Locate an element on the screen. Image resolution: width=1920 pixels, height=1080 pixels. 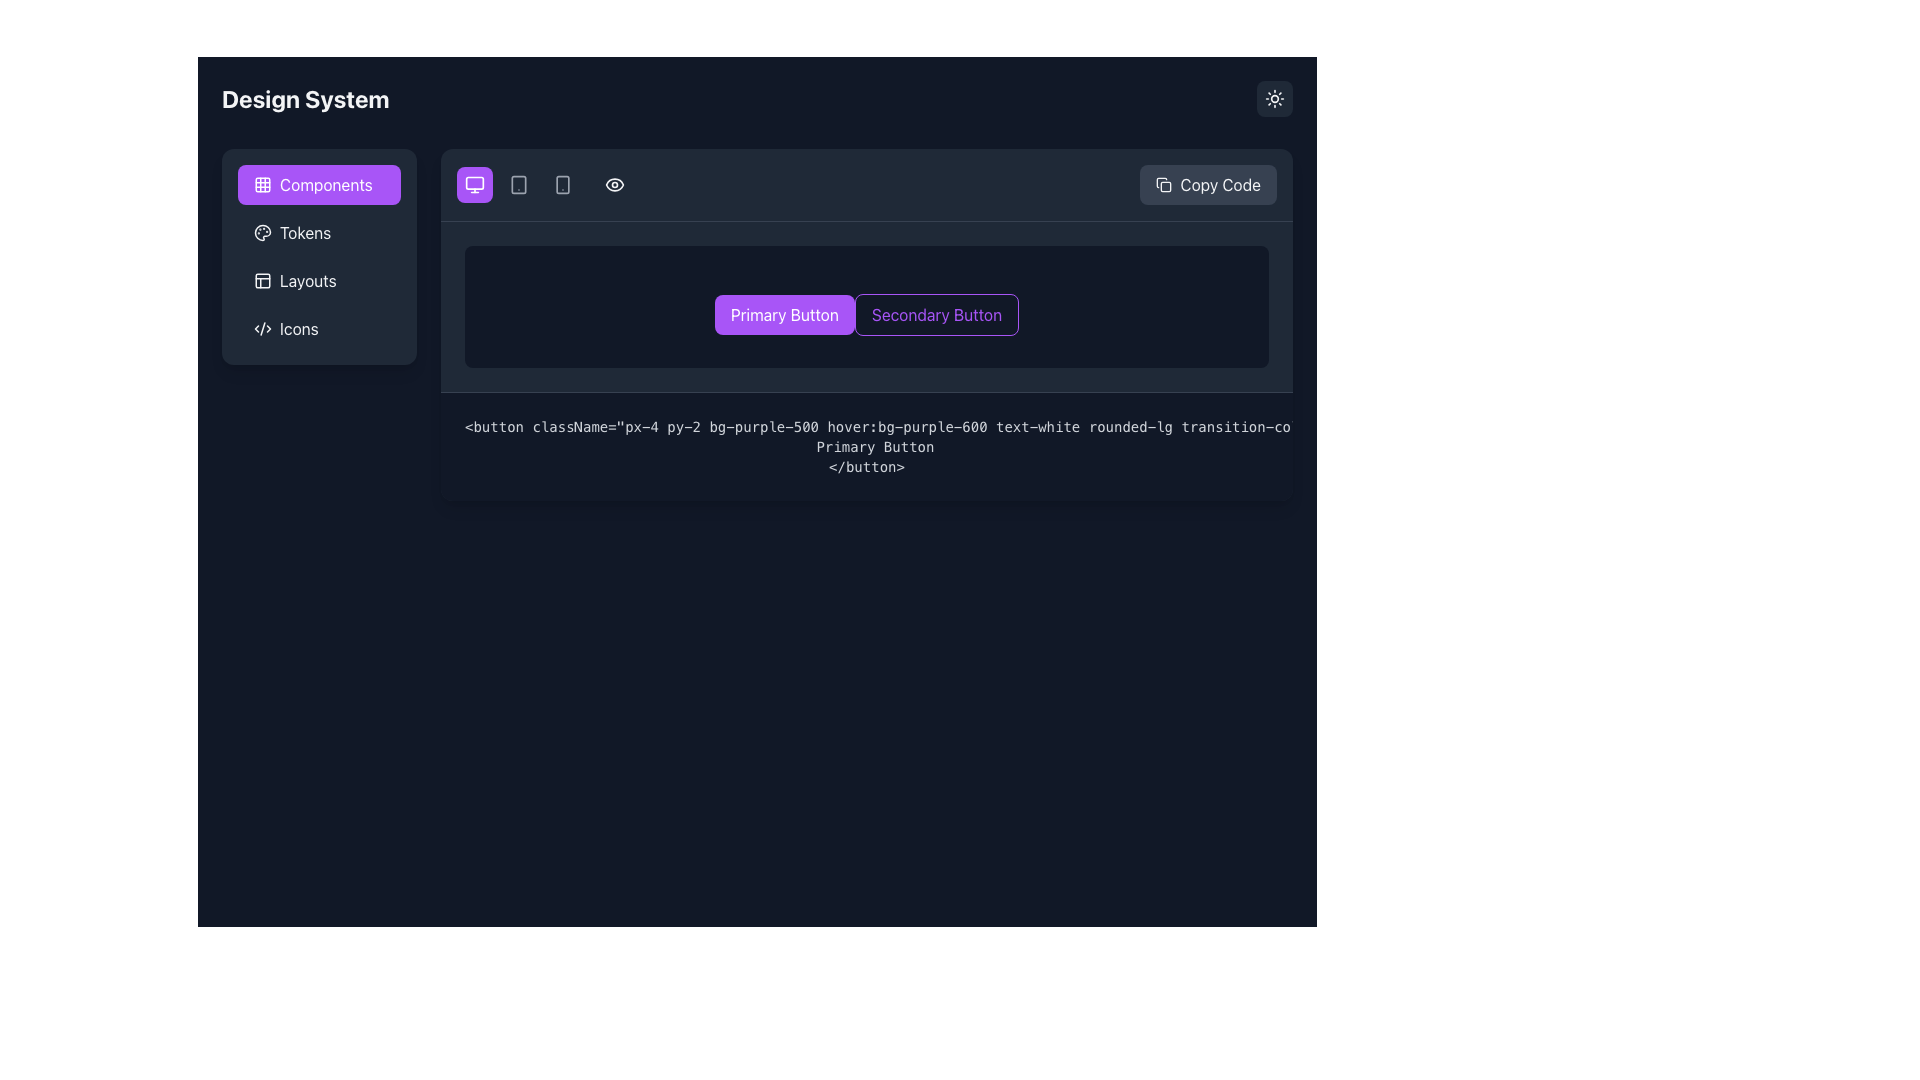
the navigation button for 'Components' located at the top of the sidebar is located at coordinates (318, 185).